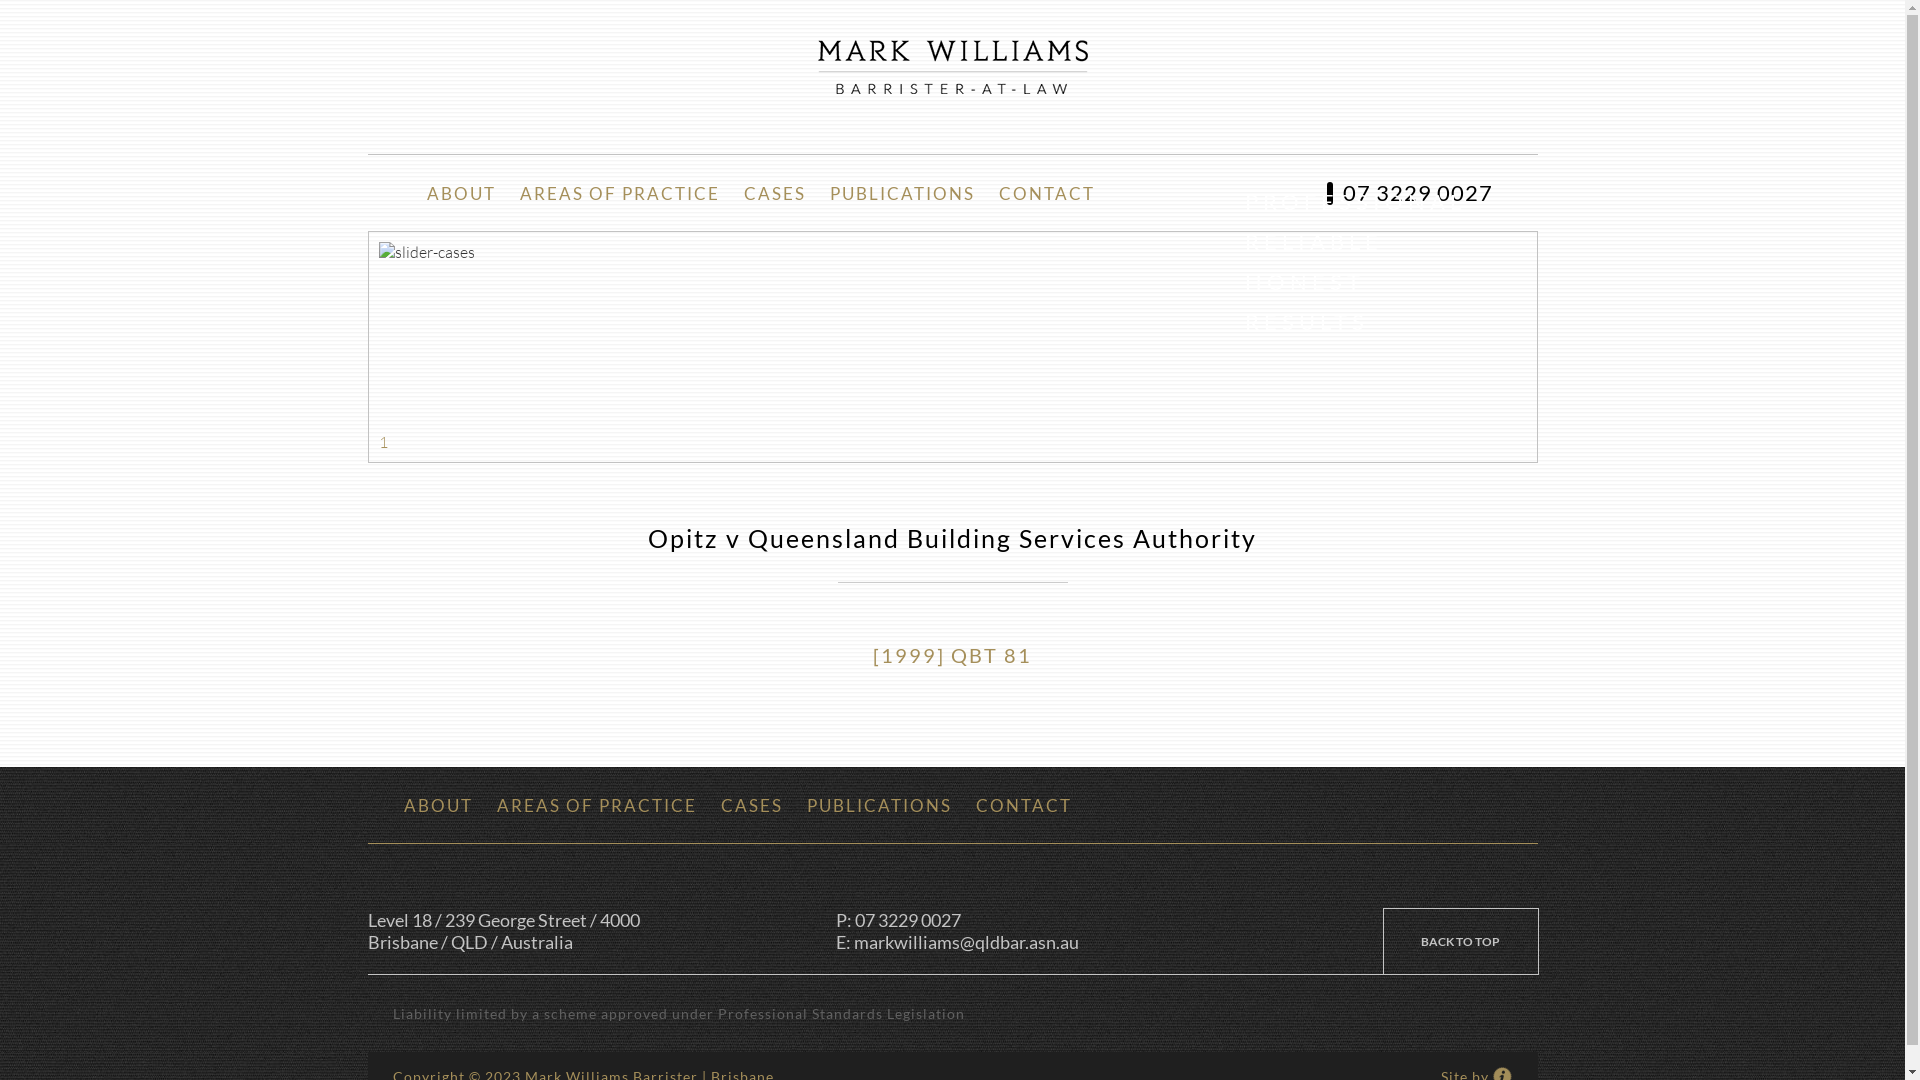 Image resolution: width=1920 pixels, height=1080 pixels. Describe the element at coordinates (459, 192) in the screenshot. I see `'ABOUT'` at that location.